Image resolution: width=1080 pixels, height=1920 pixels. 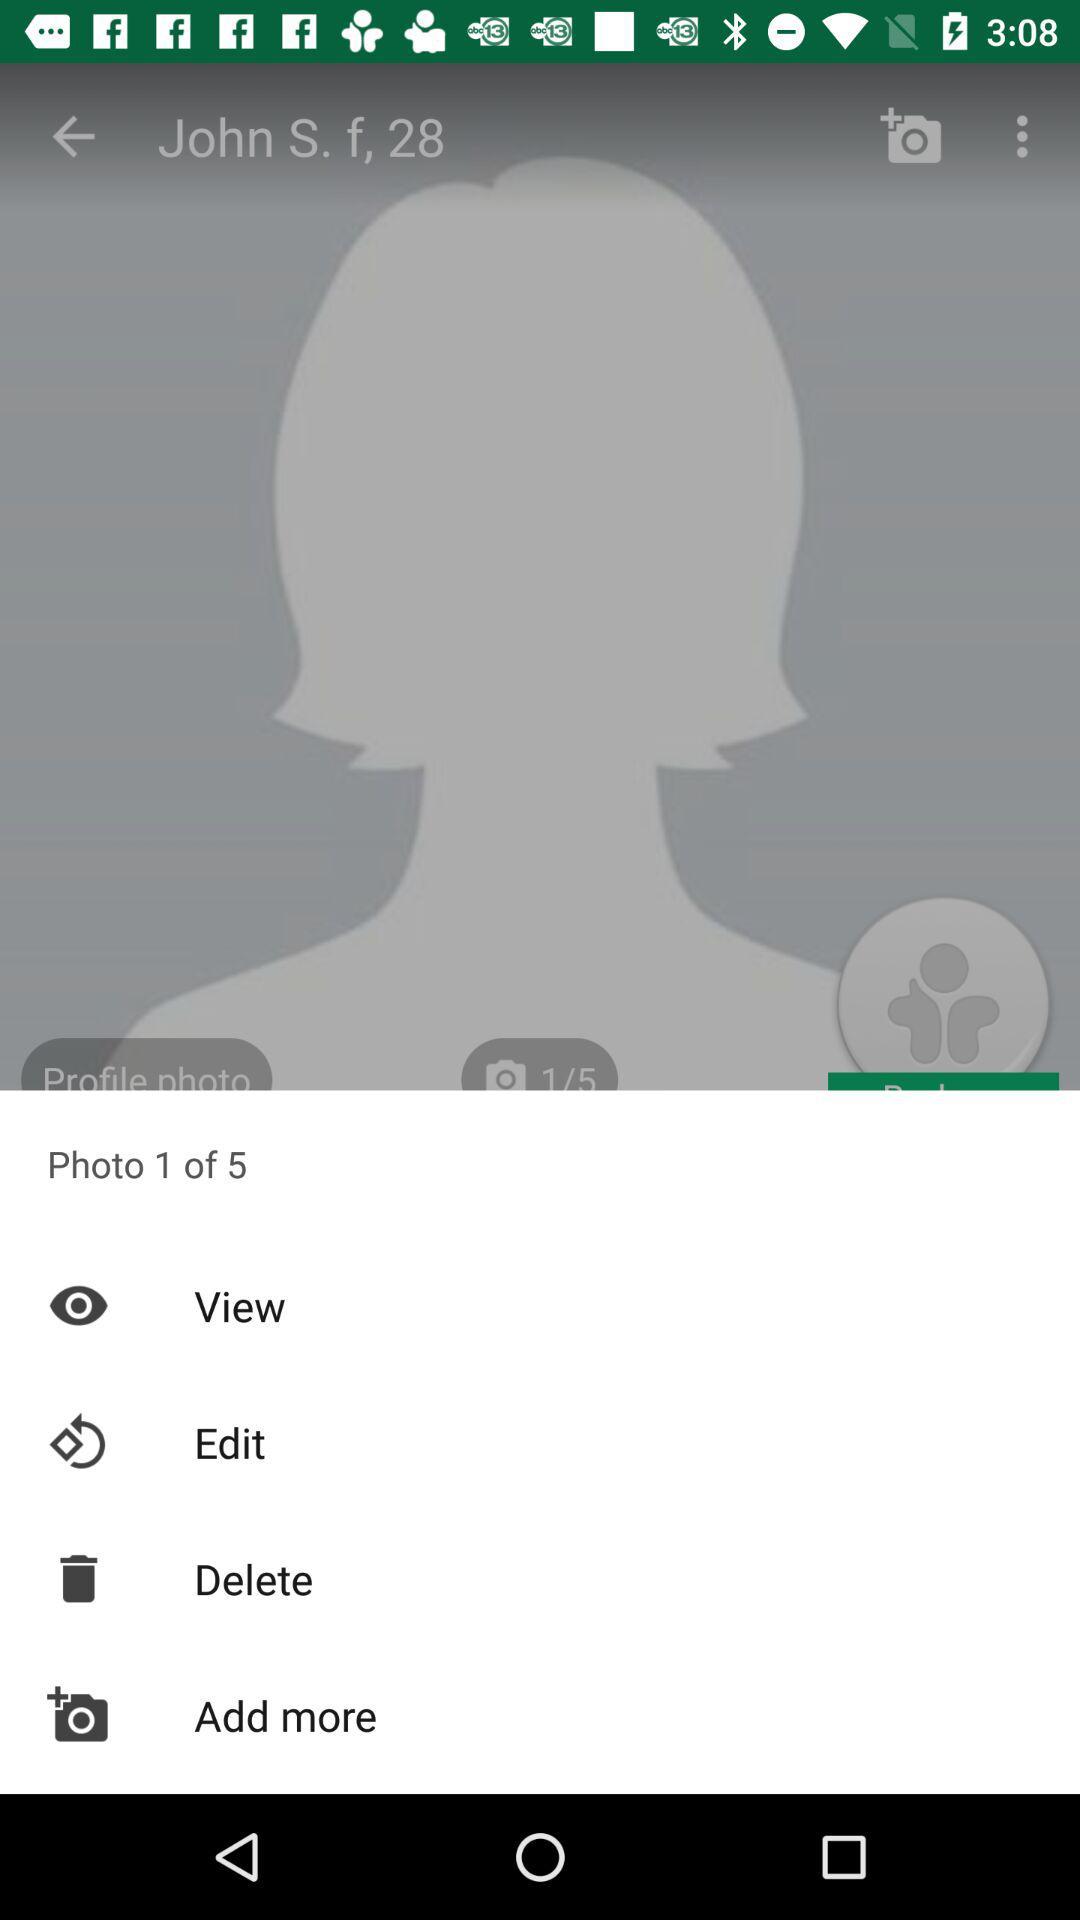 I want to click on the icon above the add more icon, so click(x=540, y=1577).